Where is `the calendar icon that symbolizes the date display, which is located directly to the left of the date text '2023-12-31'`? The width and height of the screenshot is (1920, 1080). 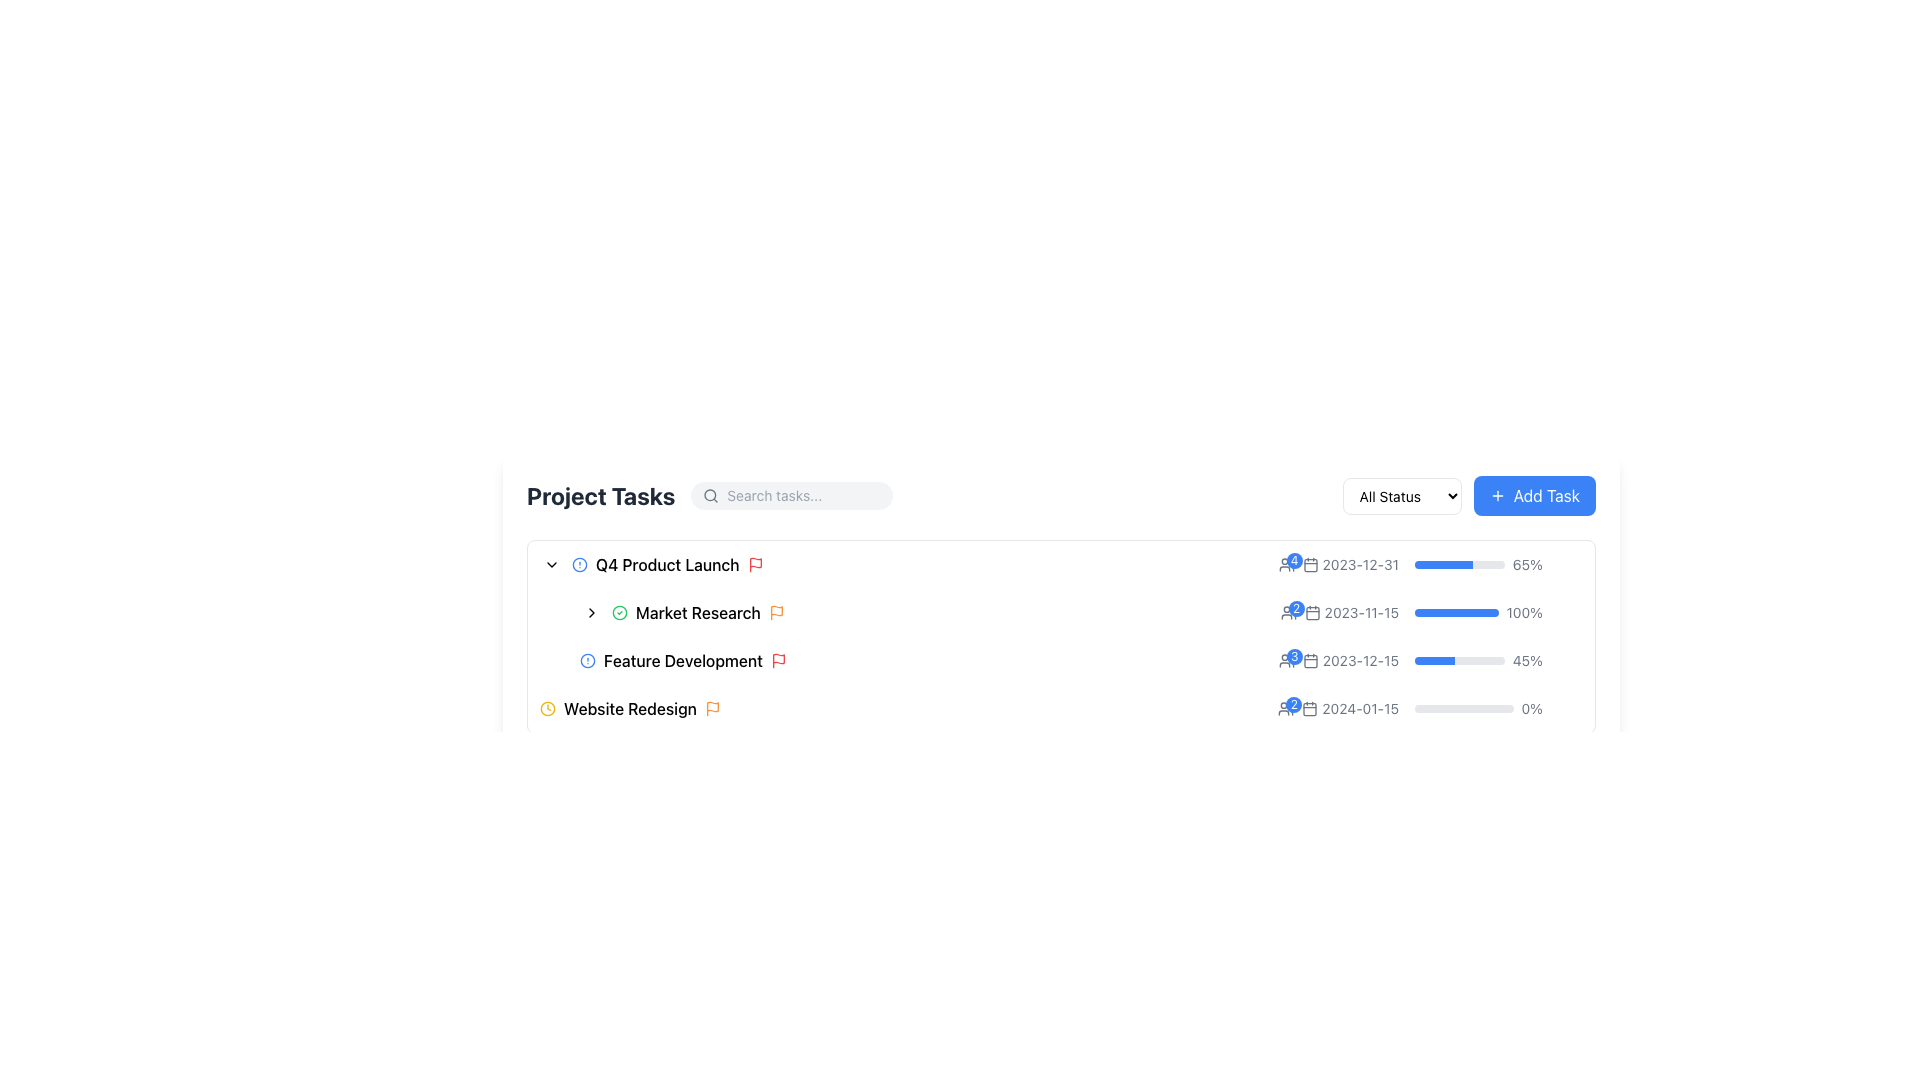
the calendar icon that symbolizes the date display, which is located directly to the left of the date text '2023-12-31' is located at coordinates (1310, 564).